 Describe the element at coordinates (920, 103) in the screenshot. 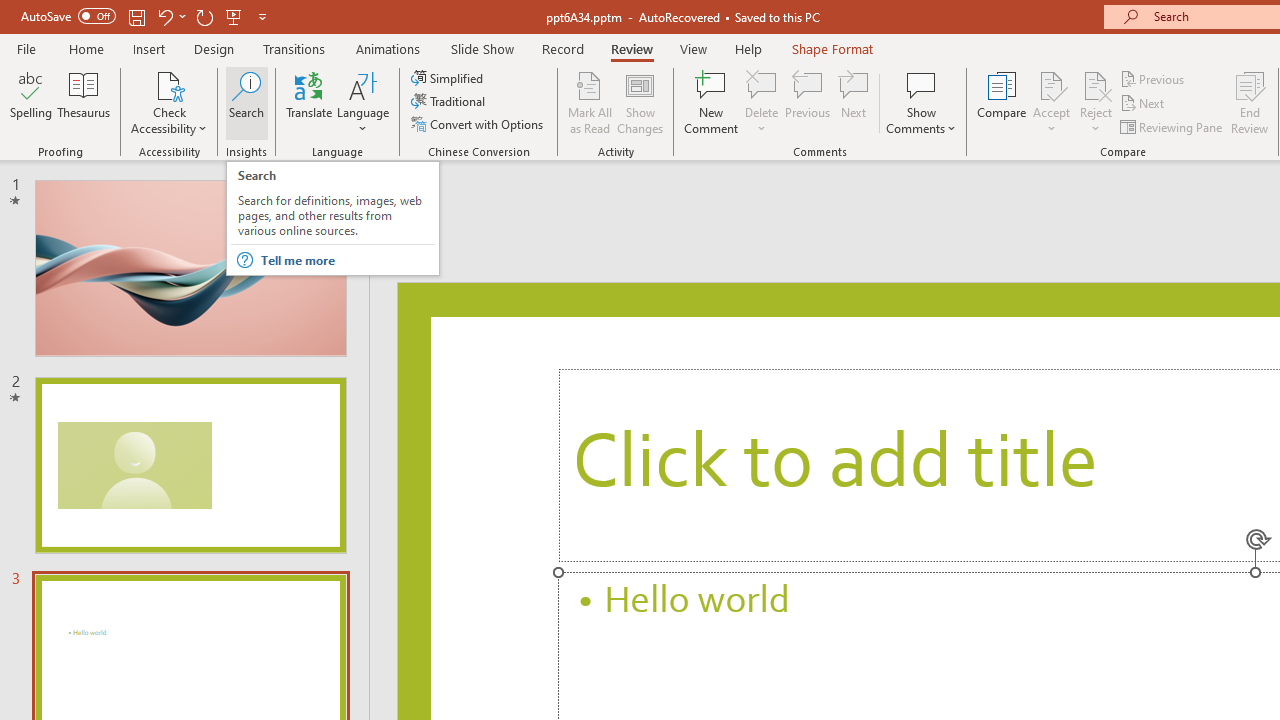

I see `'Show Comments'` at that location.